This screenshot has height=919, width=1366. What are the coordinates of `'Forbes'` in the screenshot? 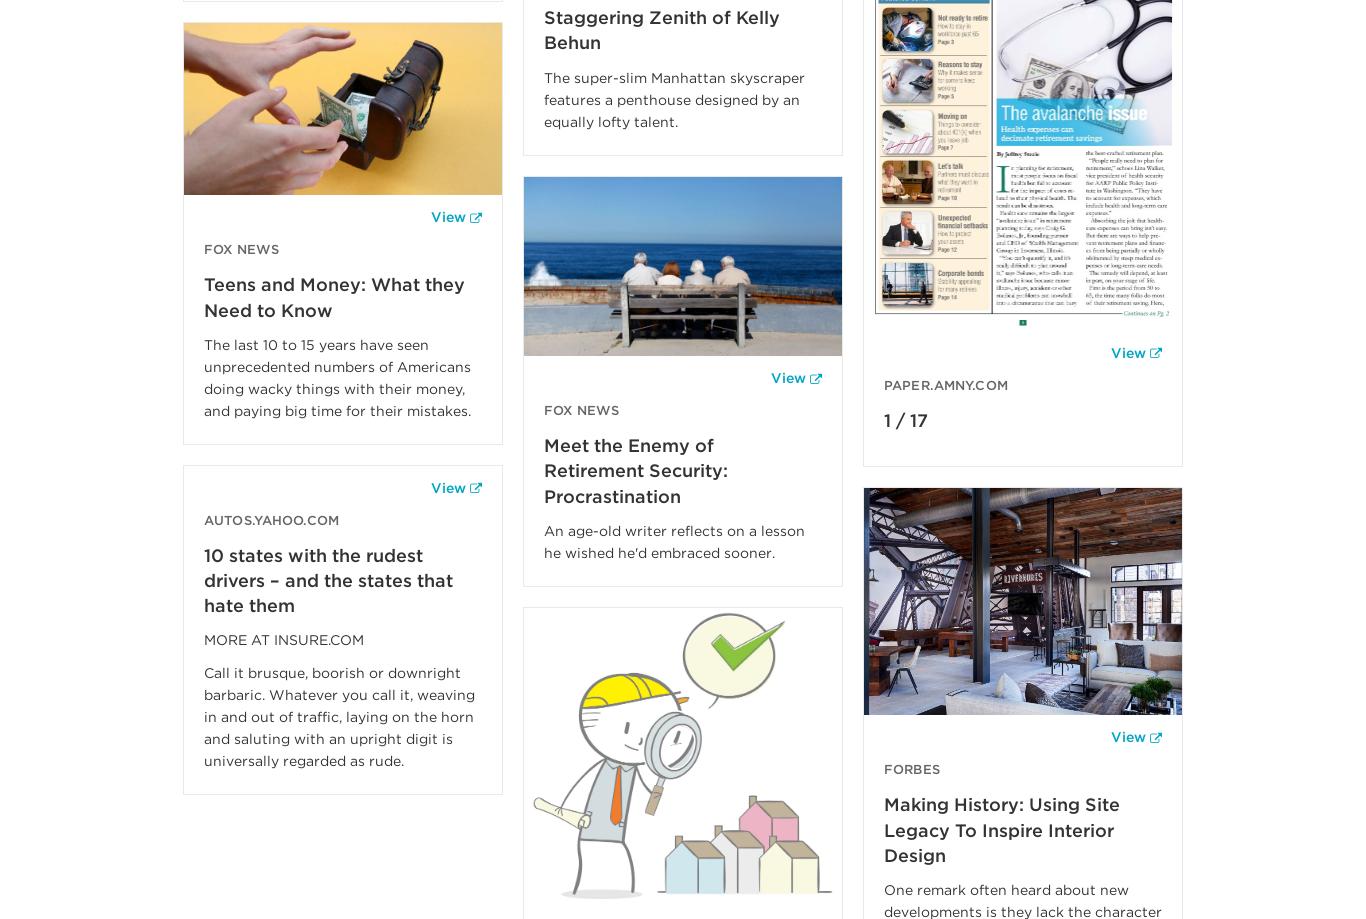 It's located at (911, 769).